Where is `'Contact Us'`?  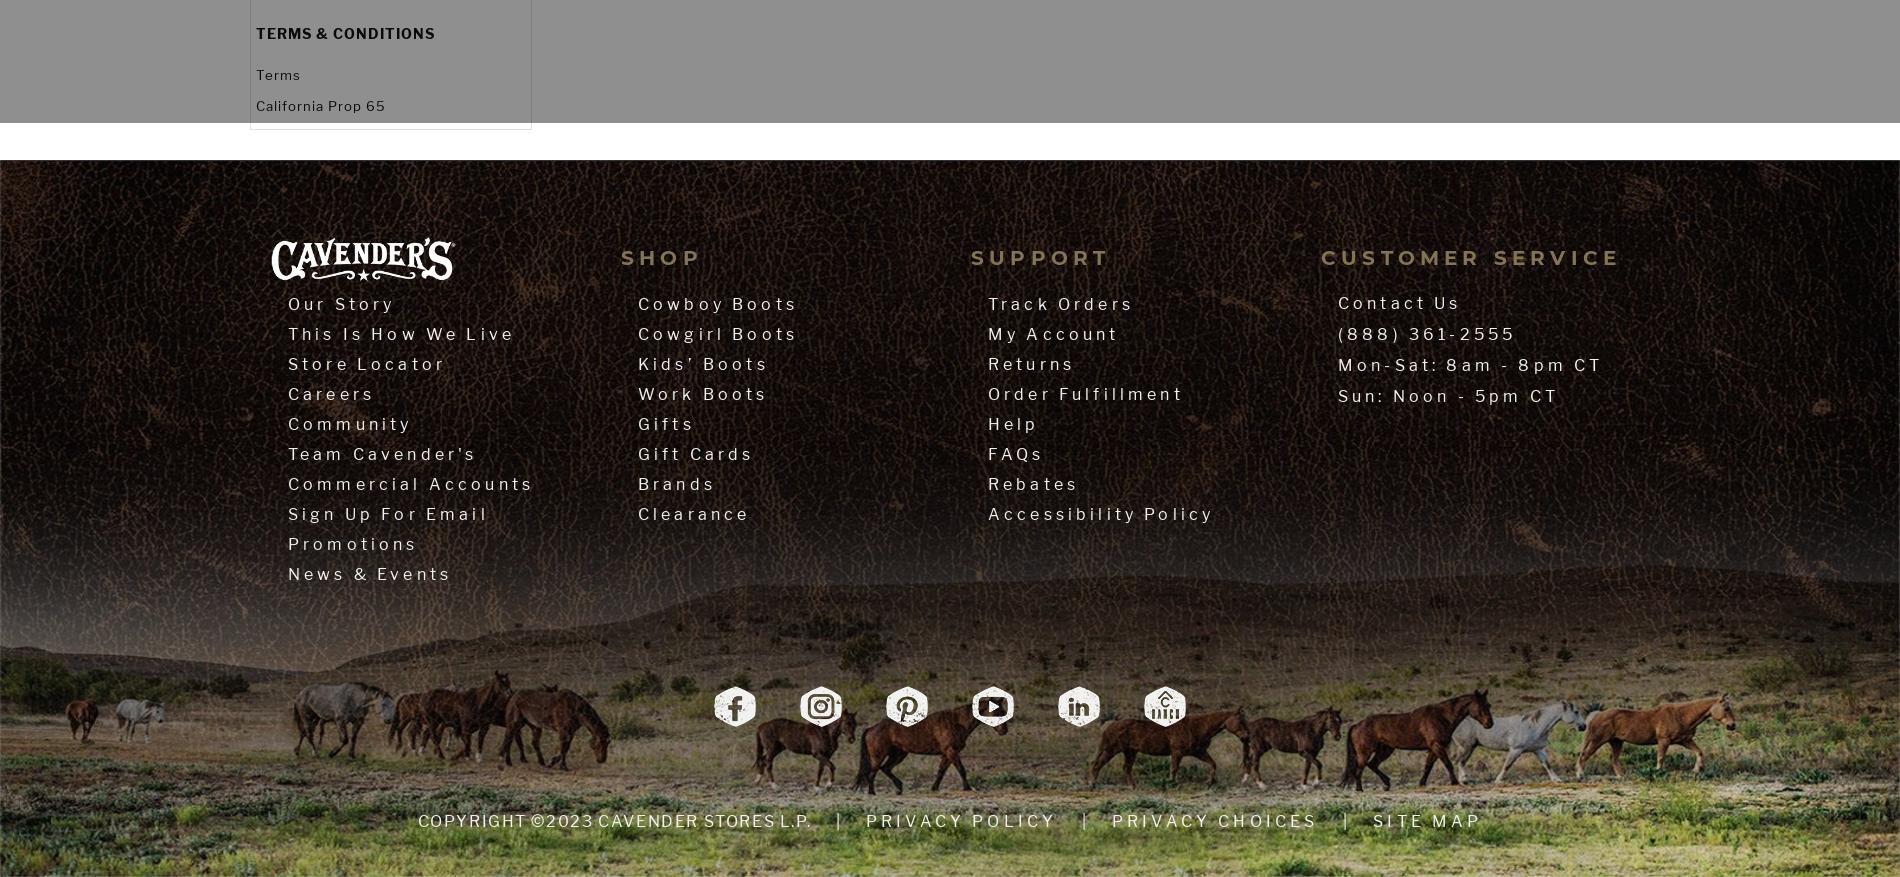 'Contact Us' is located at coordinates (1398, 302).